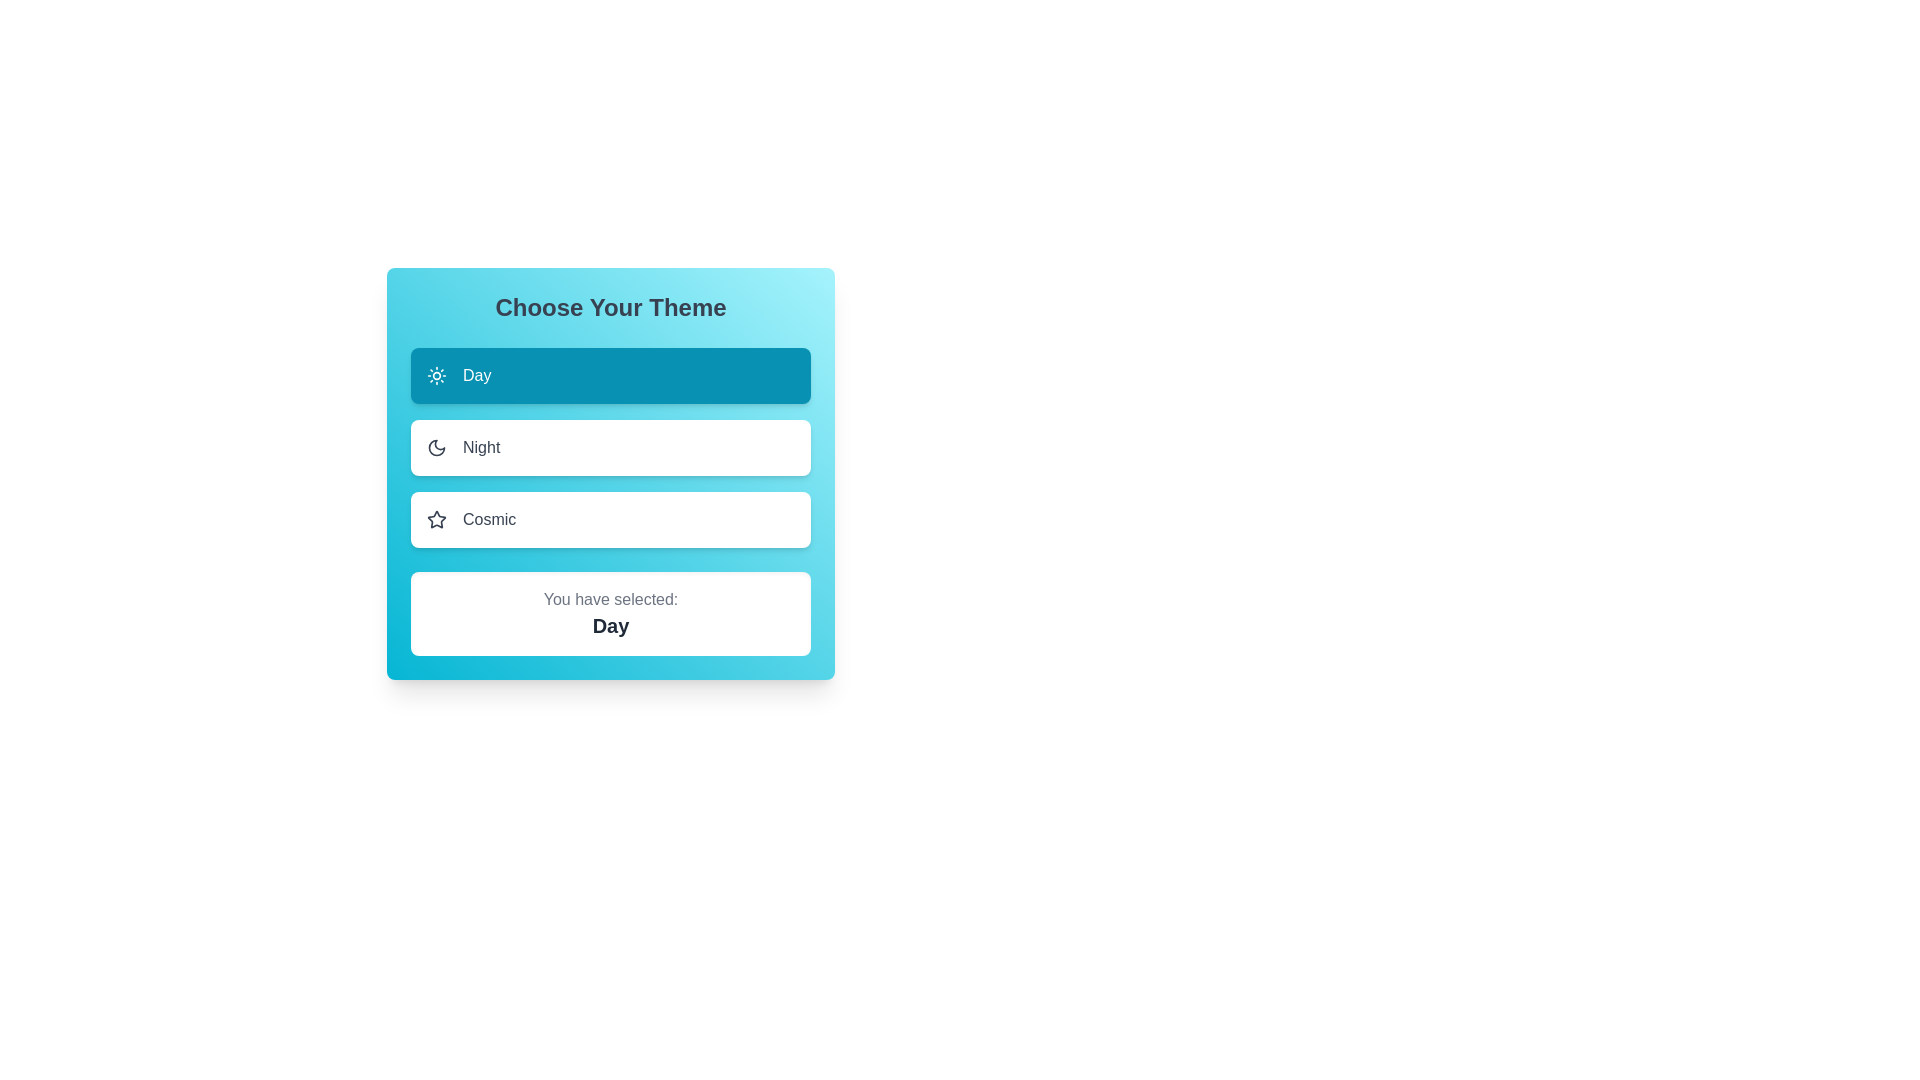 The height and width of the screenshot is (1080, 1920). Describe the element at coordinates (481, 446) in the screenshot. I see `the 'Night' text label which is styled with medium font weight and dark gray color, positioned to the right of a circular moon icon within a selection box` at that location.